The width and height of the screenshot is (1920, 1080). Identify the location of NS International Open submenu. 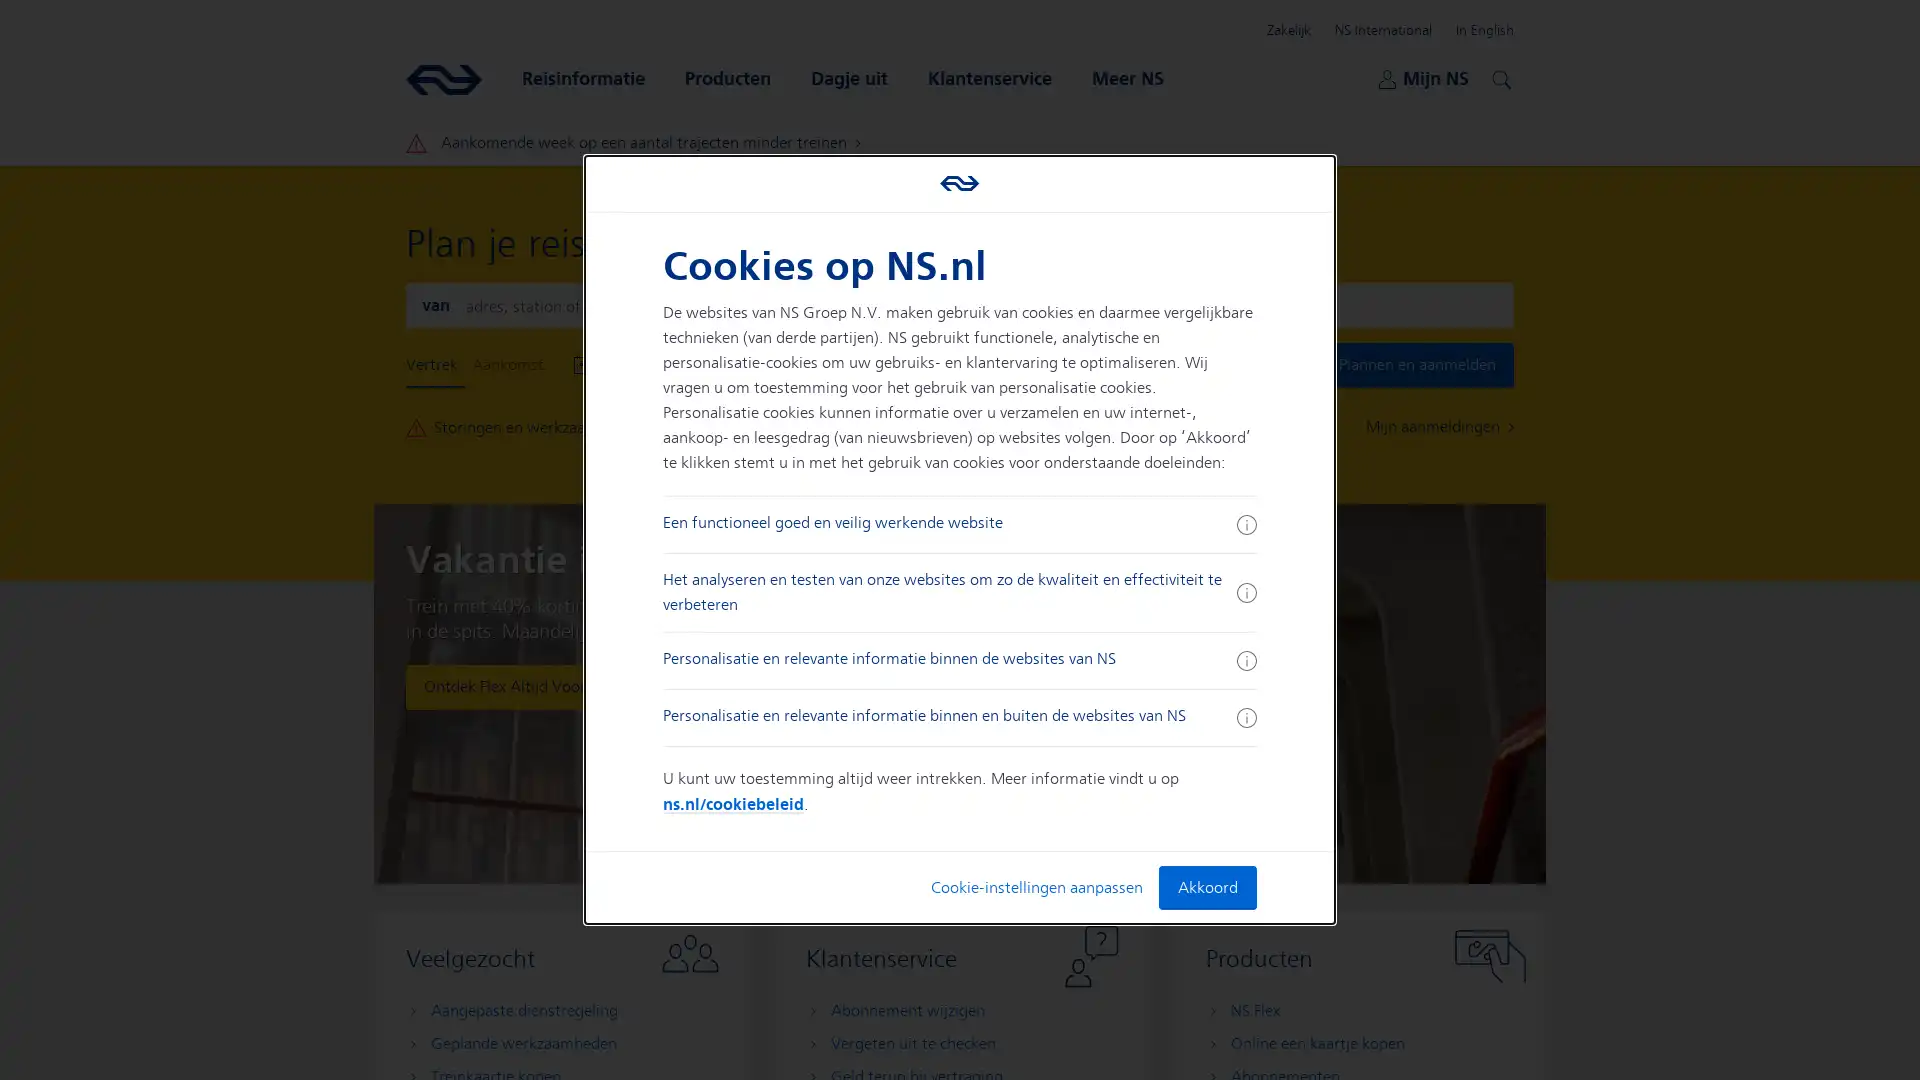
(1382, 30).